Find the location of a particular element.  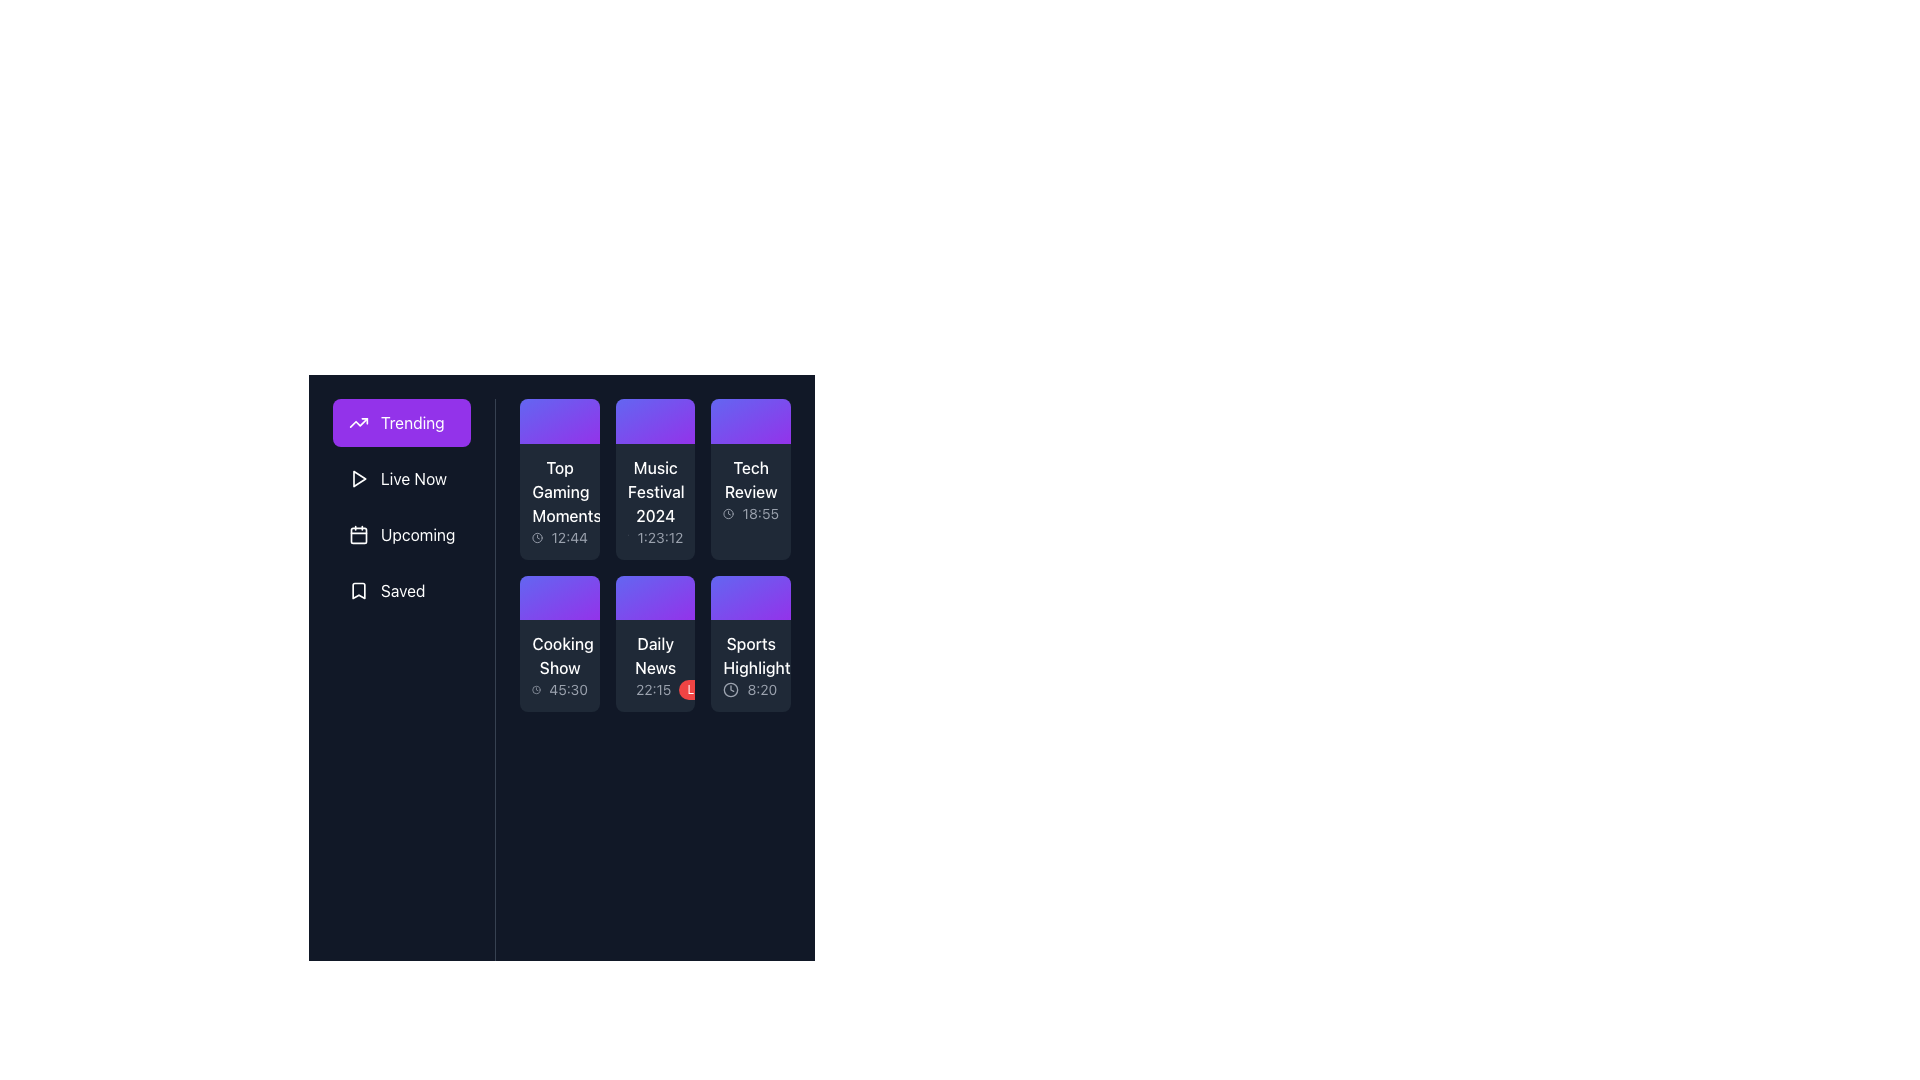

the 'Sports Highlights' text label located in the bottom-right section of the grid layout that identifies the associated content is located at coordinates (750, 656).